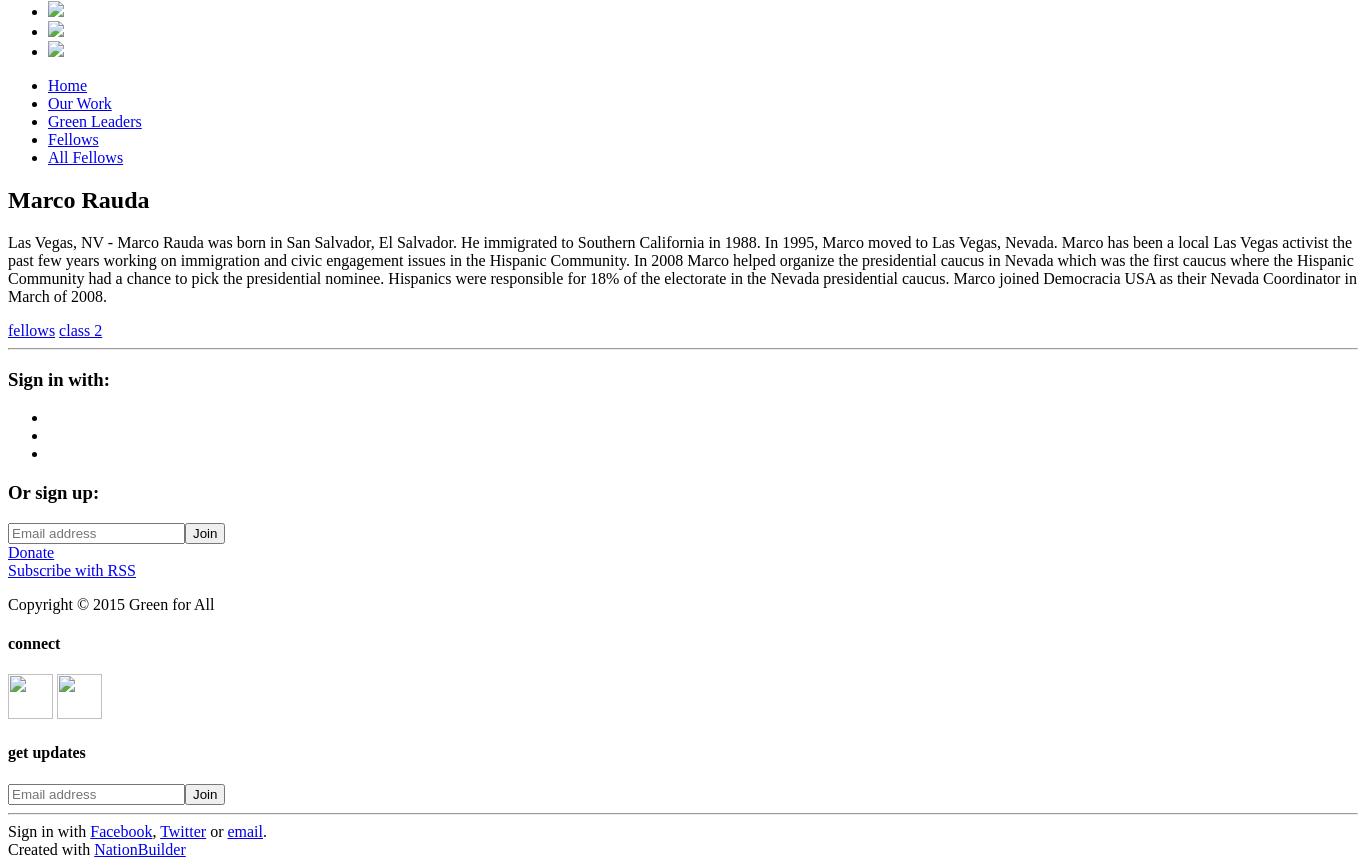 The image size is (1366, 866). What do you see at coordinates (138, 847) in the screenshot?
I see `'NationBuilder'` at bounding box center [138, 847].